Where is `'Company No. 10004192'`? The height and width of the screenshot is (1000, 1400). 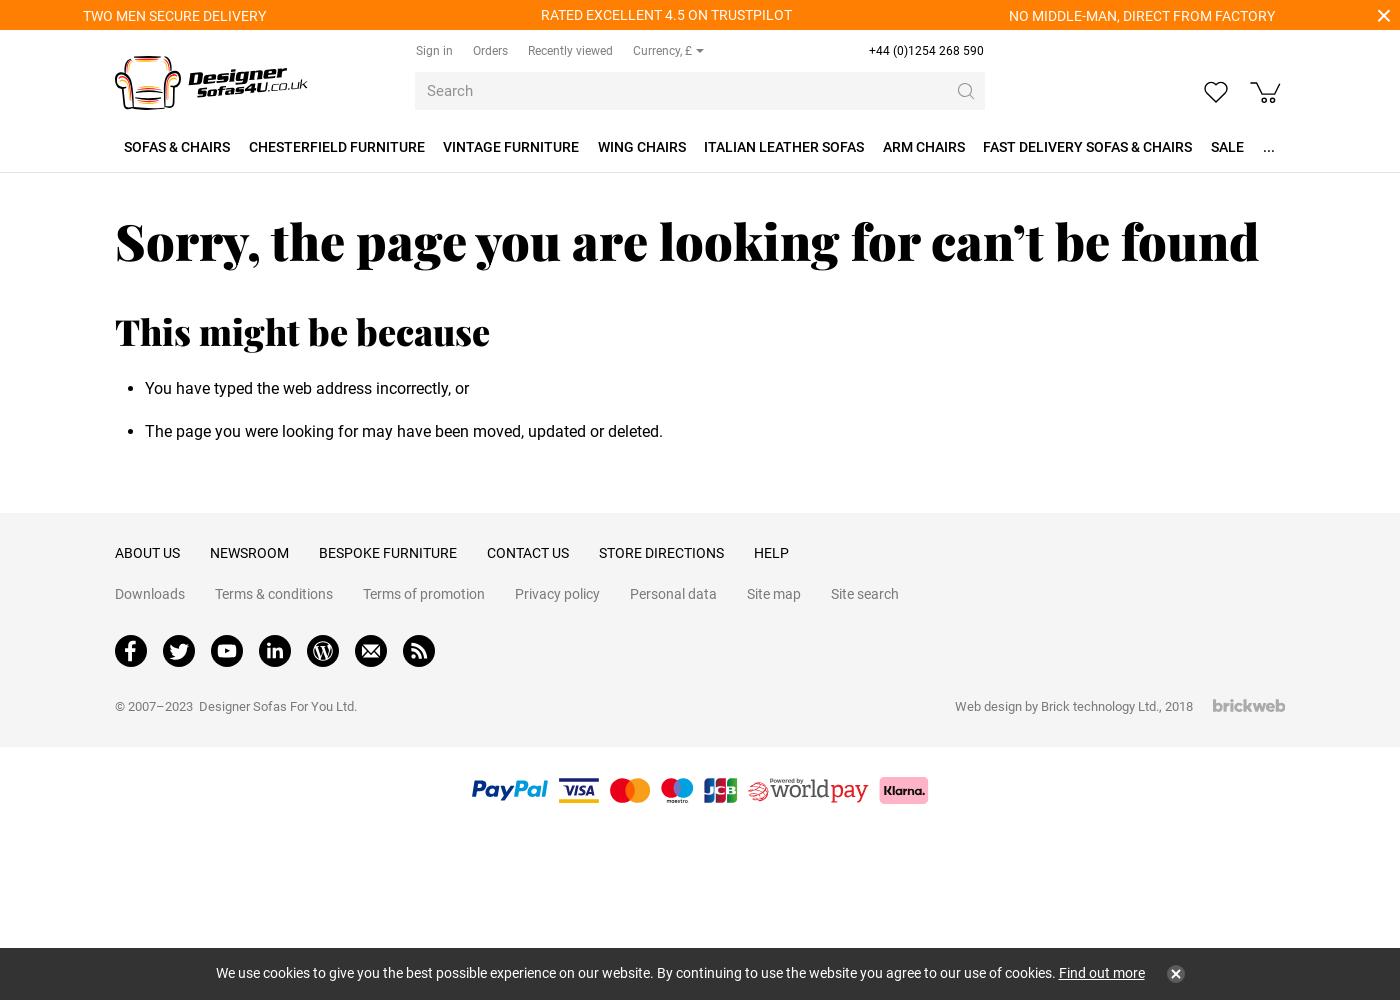
'Company No. 10004192' is located at coordinates (173, 668).